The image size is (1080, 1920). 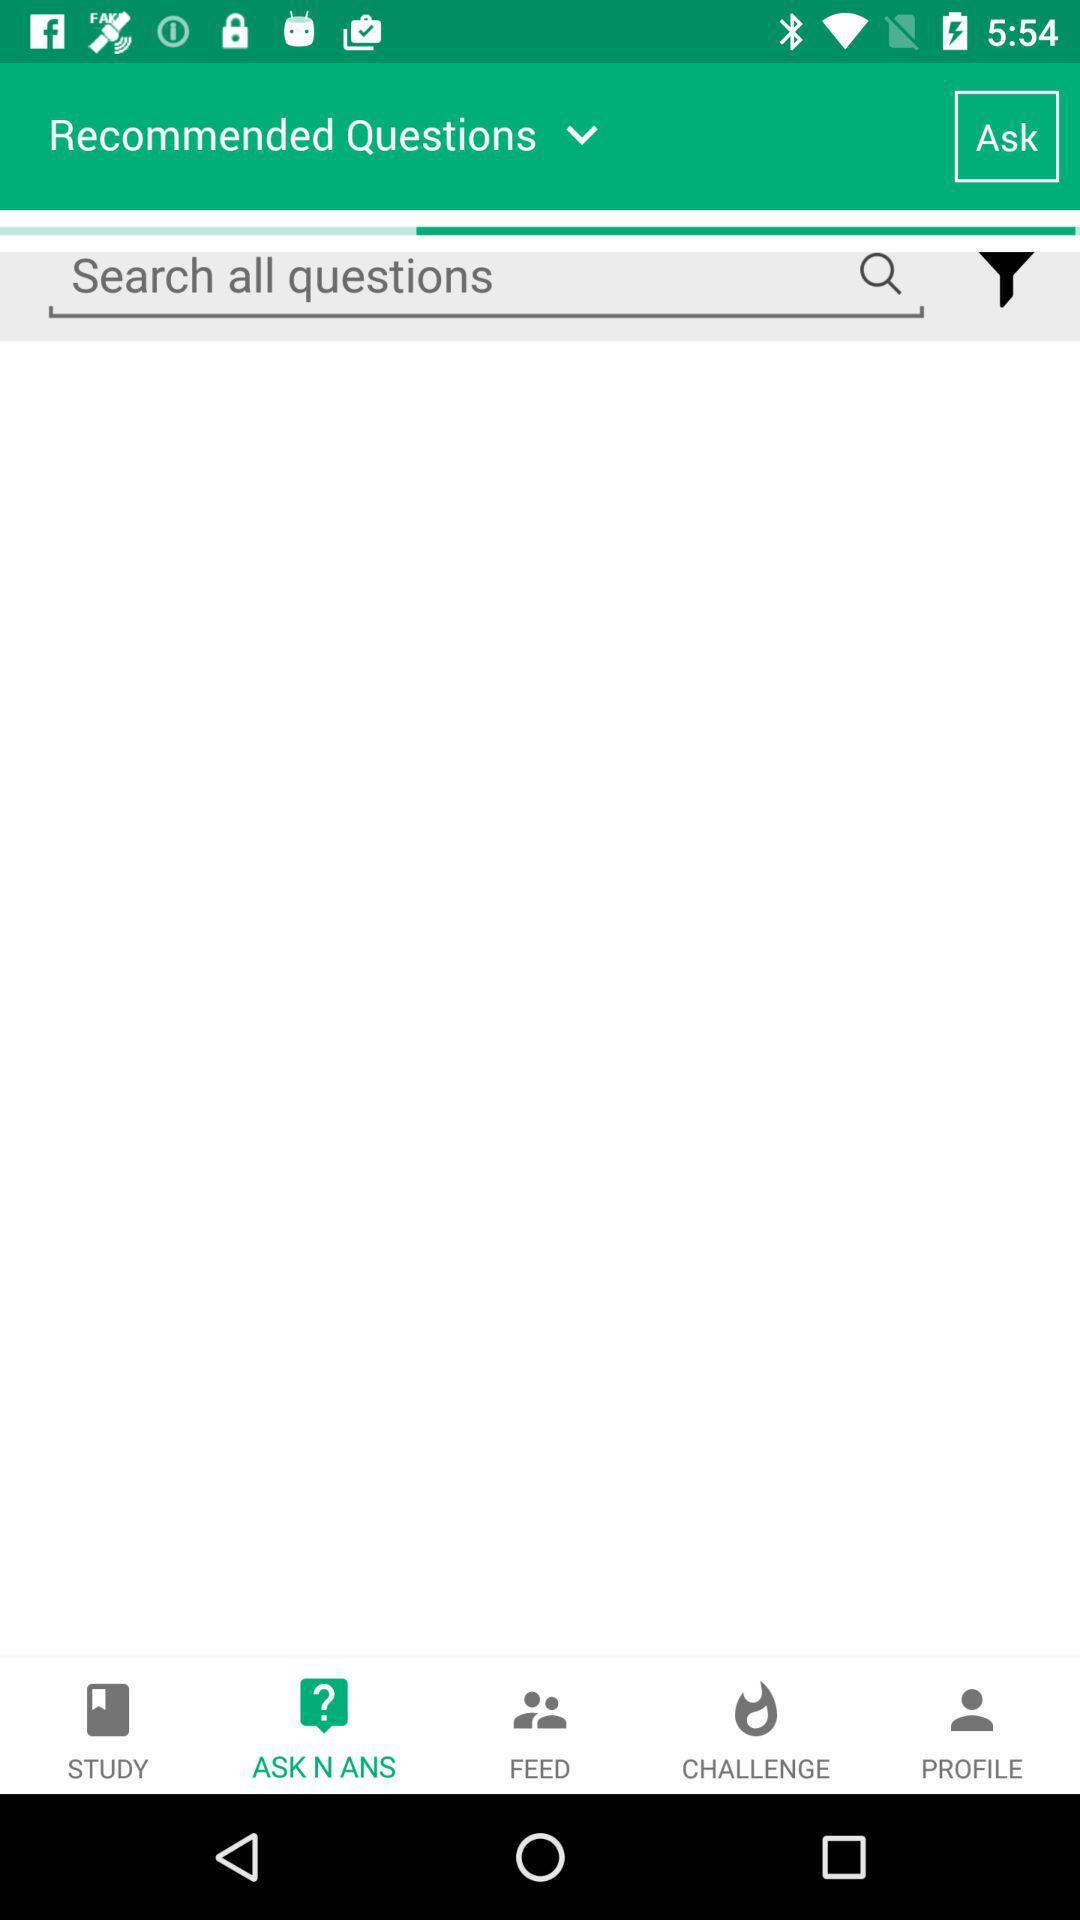 What do you see at coordinates (486, 274) in the screenshot?
I see `search bar` at bounding box center [486, 274].